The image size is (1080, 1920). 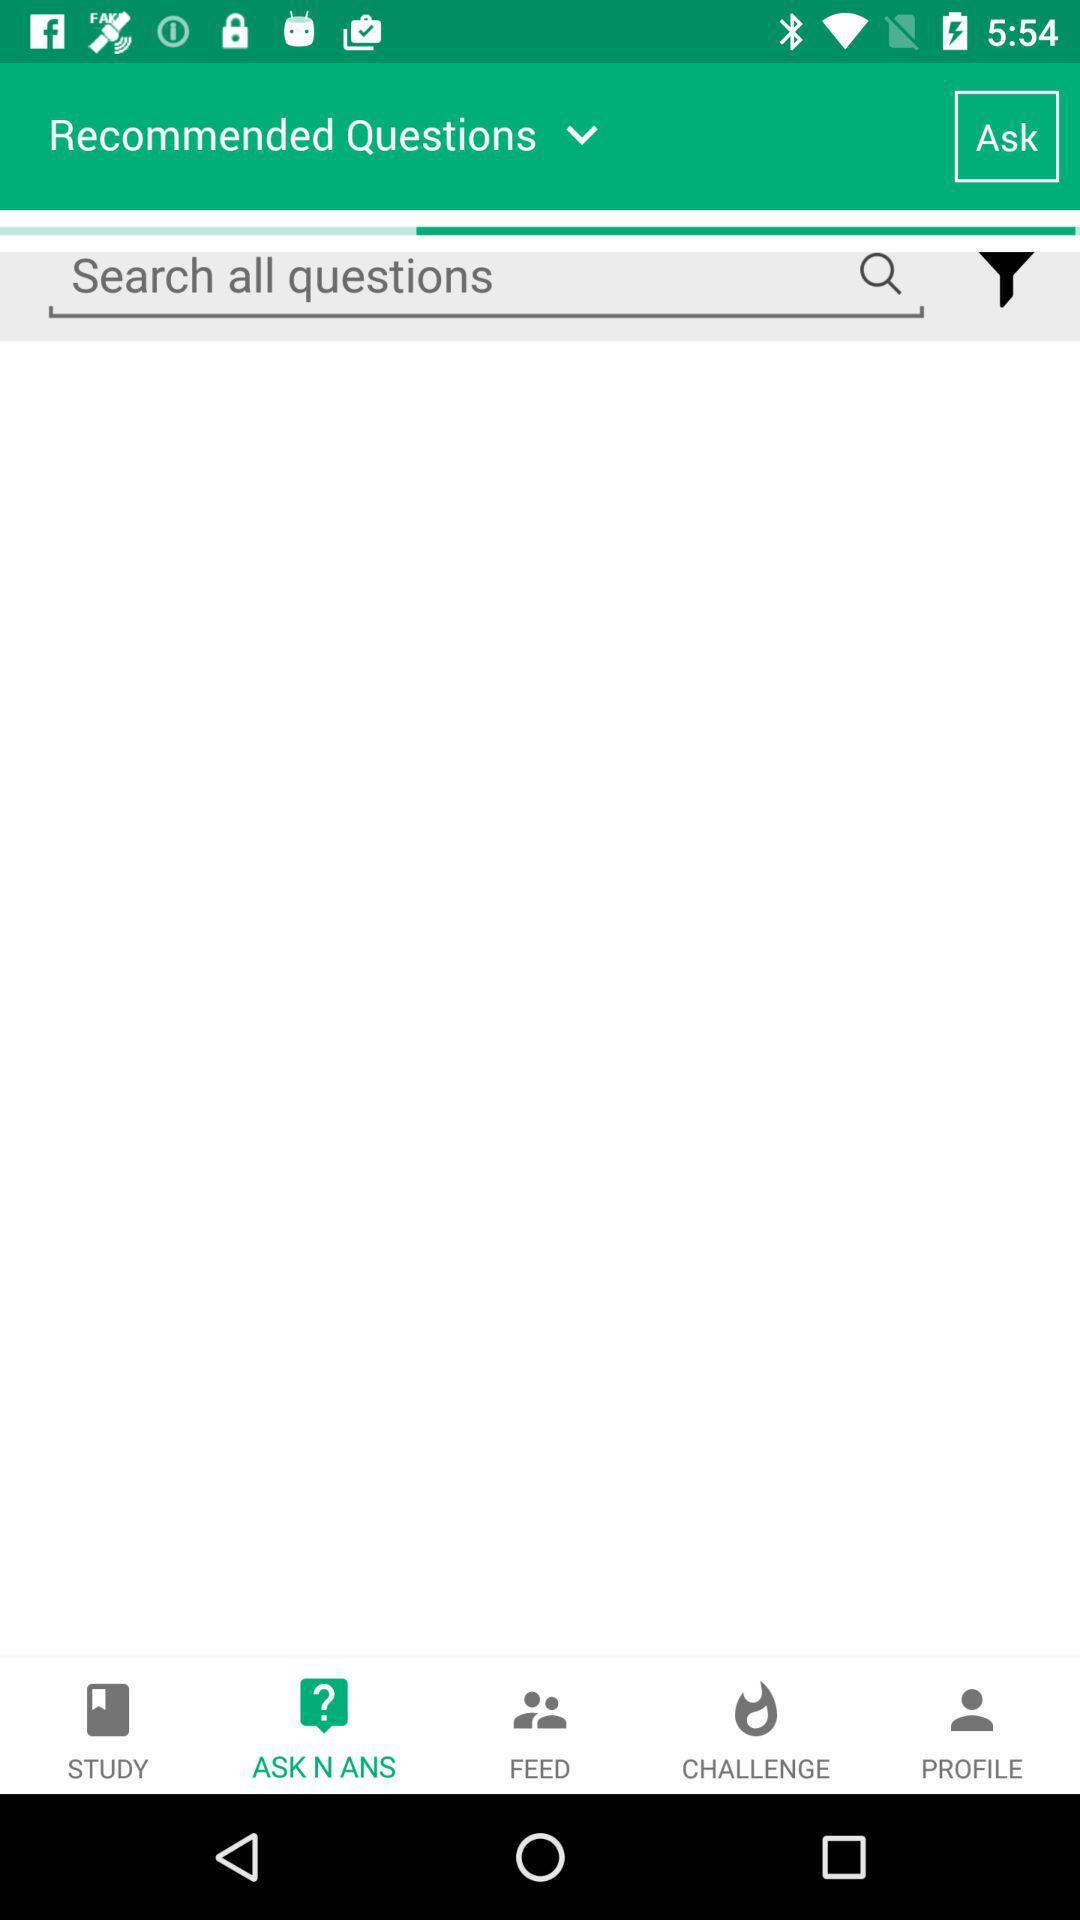 What do you see at coordinates (486, 274) in the screenshot?
I see `search bar` at bounding box center [486, 274].